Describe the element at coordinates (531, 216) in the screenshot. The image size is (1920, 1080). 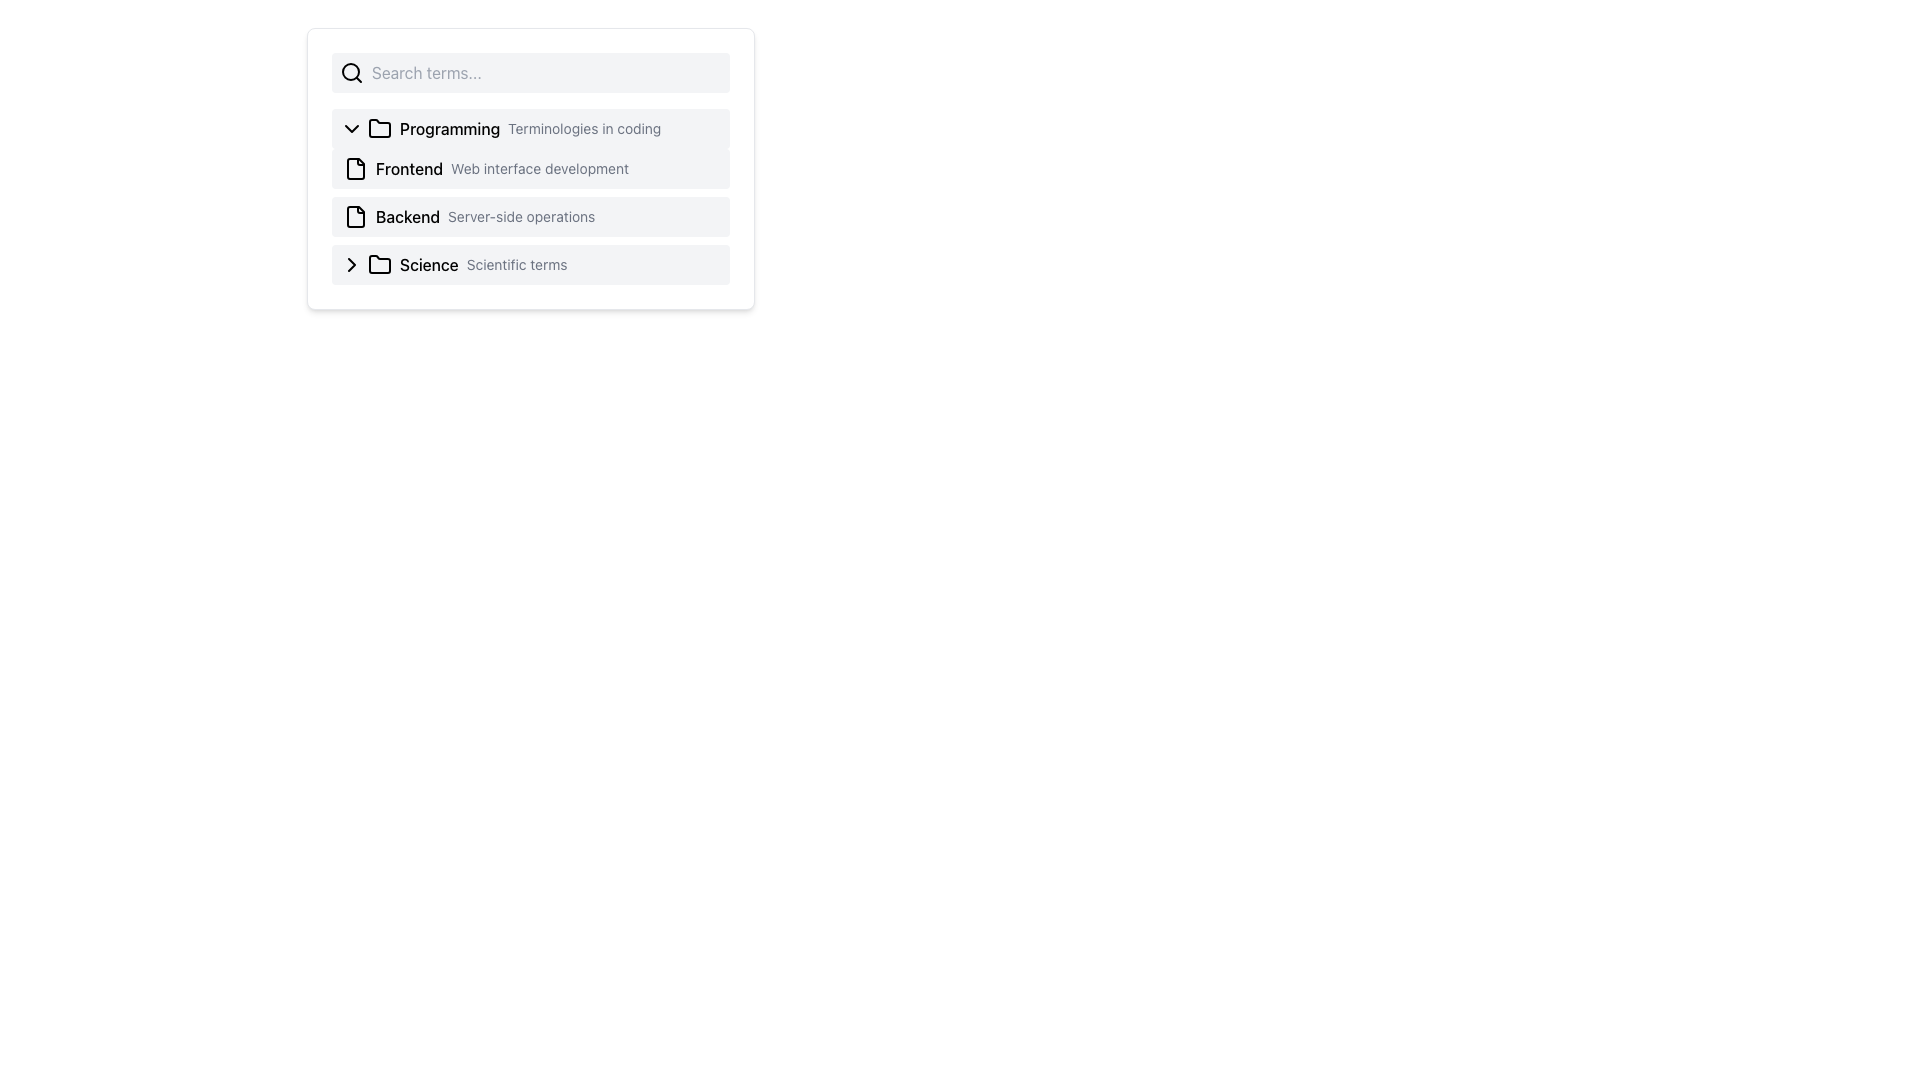
I see `the second list item with an icon and text that represents a category related to Backend or Server-side operations` at that location.